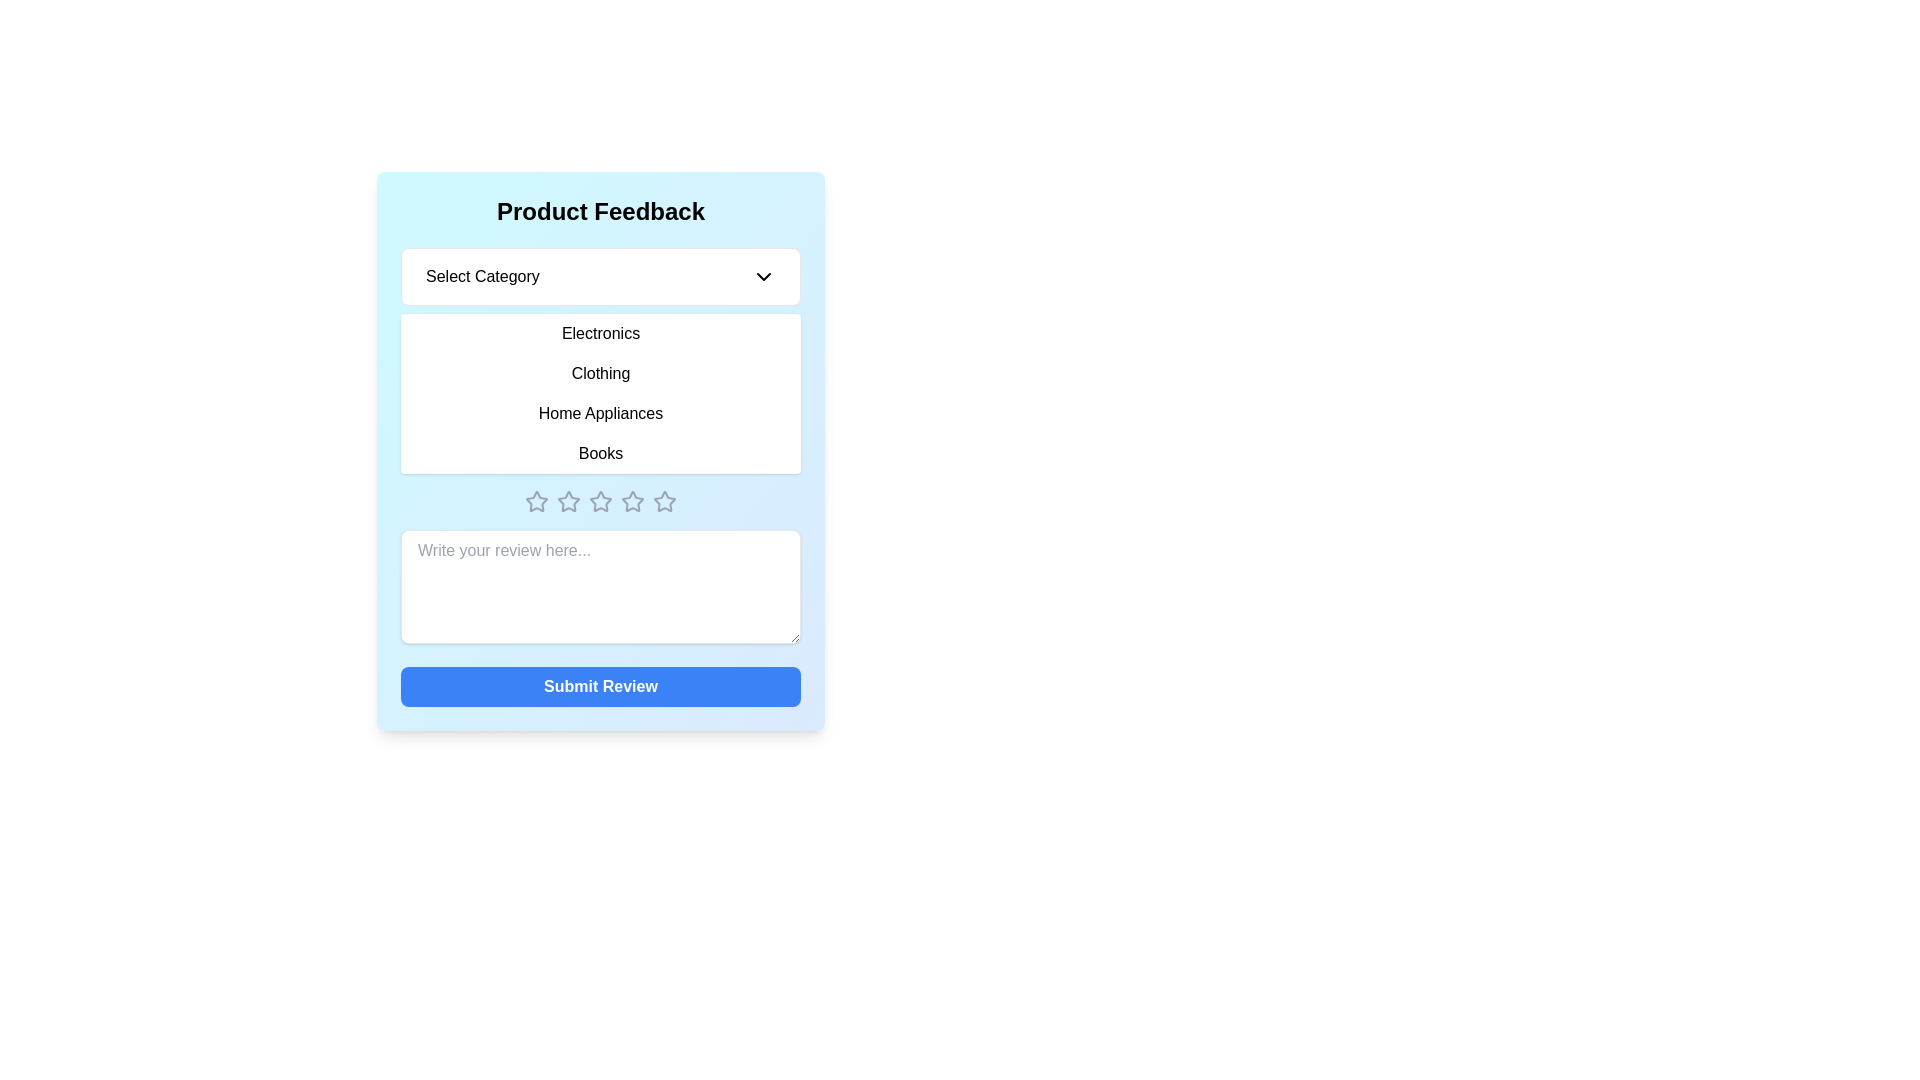 The image size is (1920, 1080). I want to click on the fourth star icon in the horizontal row of five stars, so click(632, 500).